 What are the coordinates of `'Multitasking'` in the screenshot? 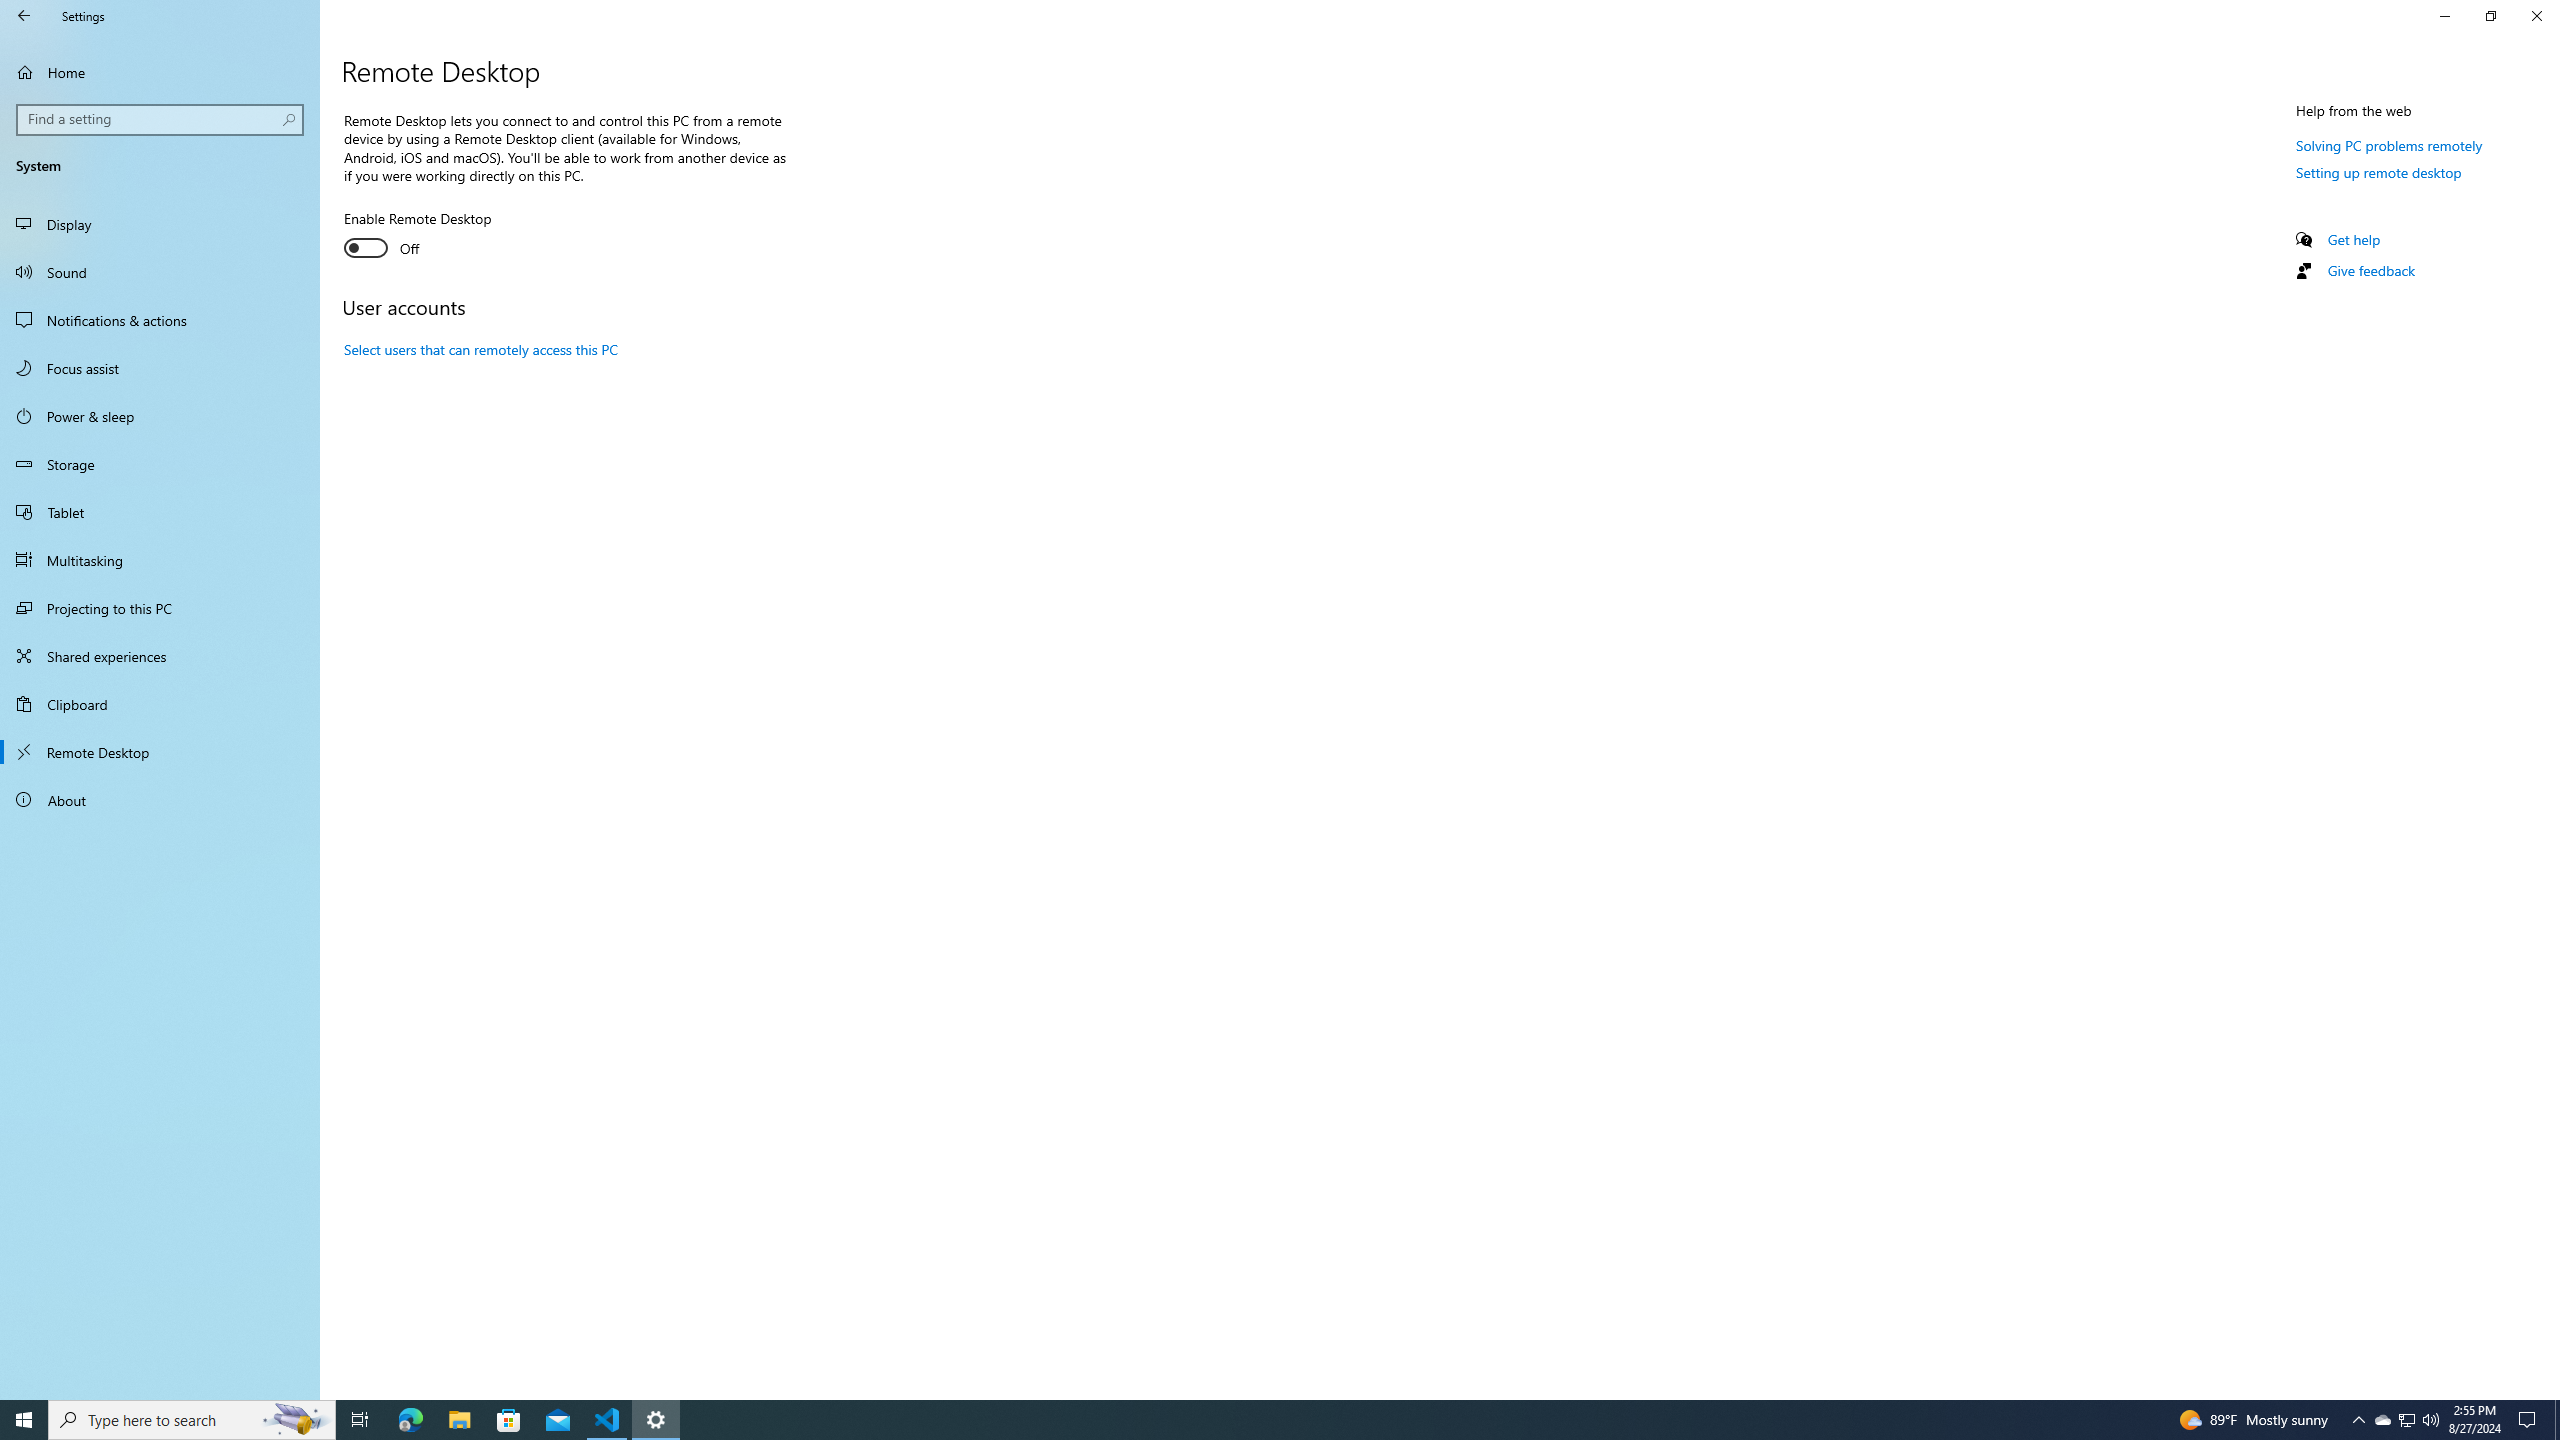 It's located at (159, 559).